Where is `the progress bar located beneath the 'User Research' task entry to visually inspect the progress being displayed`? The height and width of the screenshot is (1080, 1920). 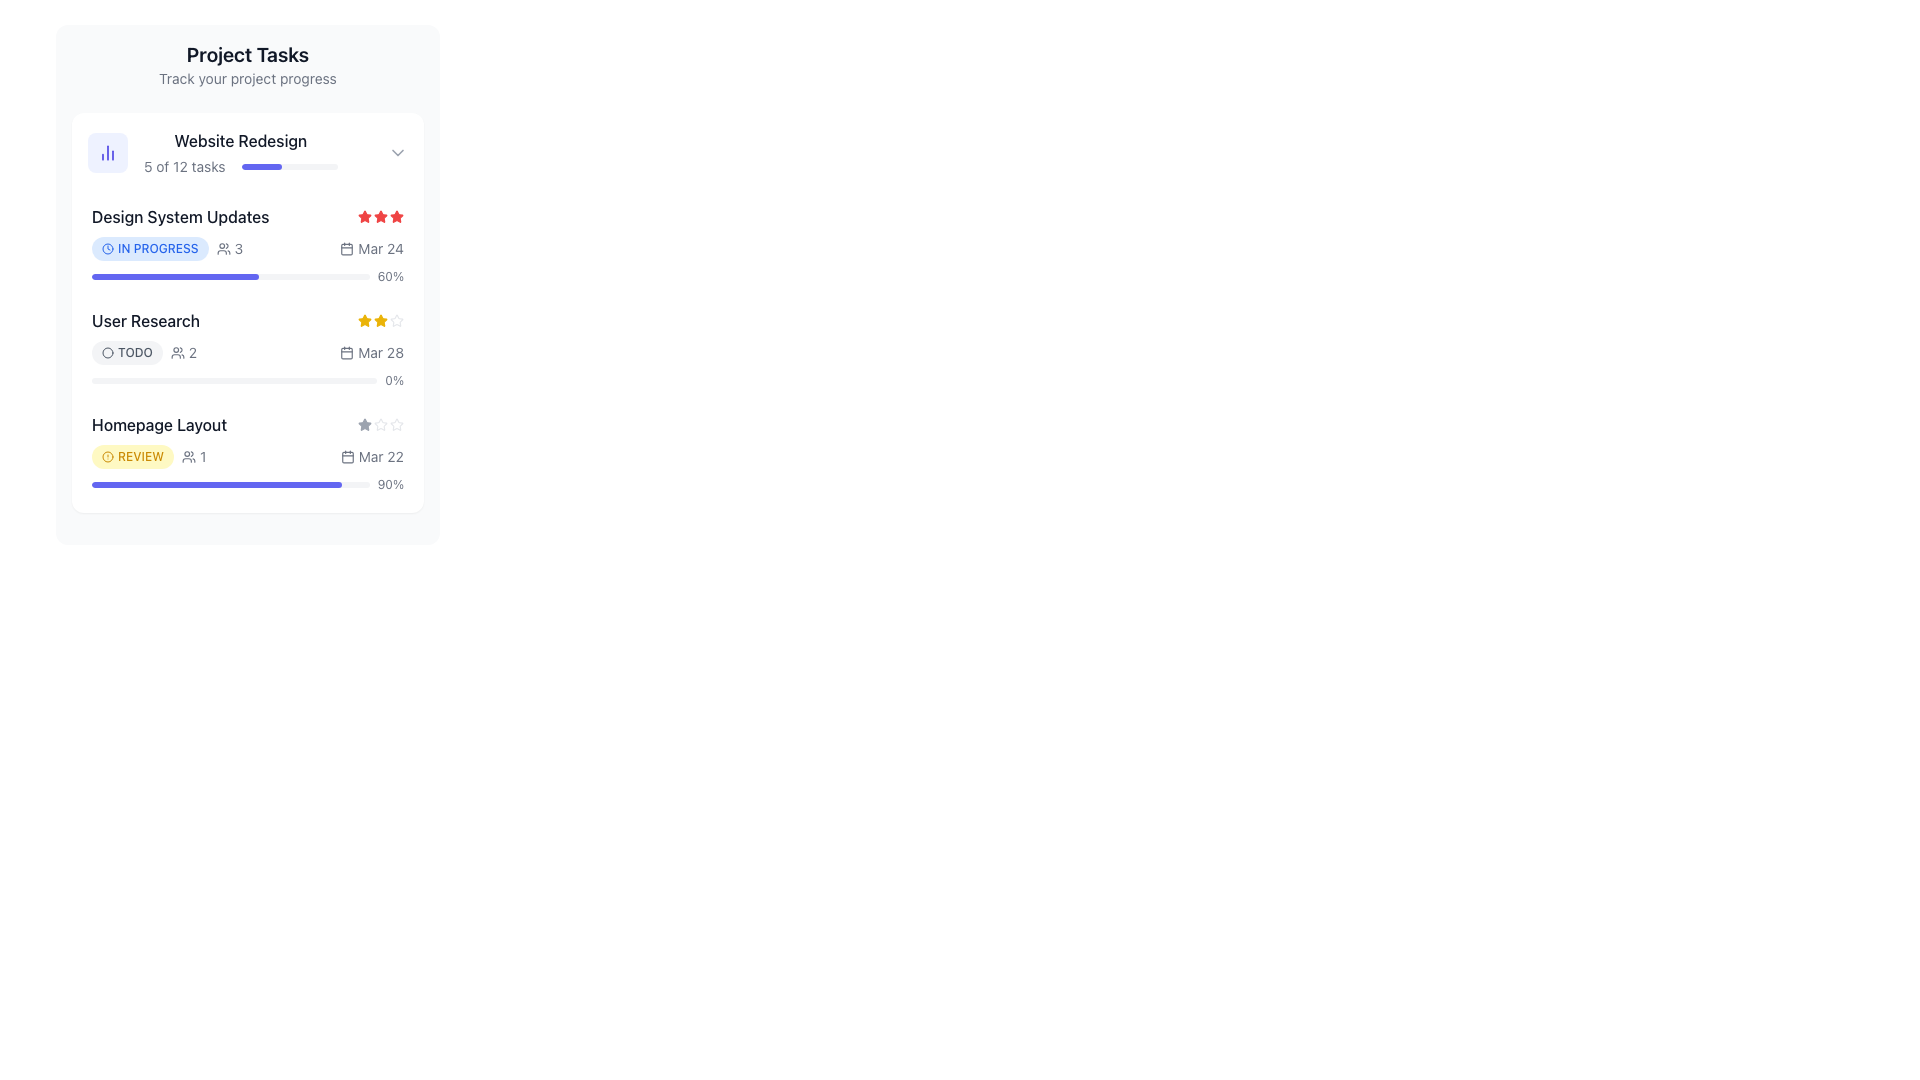
the progress bar located beneath the 'User Research' task entry to visually inspect the progress being displayed is located at coordinates (234, 381).